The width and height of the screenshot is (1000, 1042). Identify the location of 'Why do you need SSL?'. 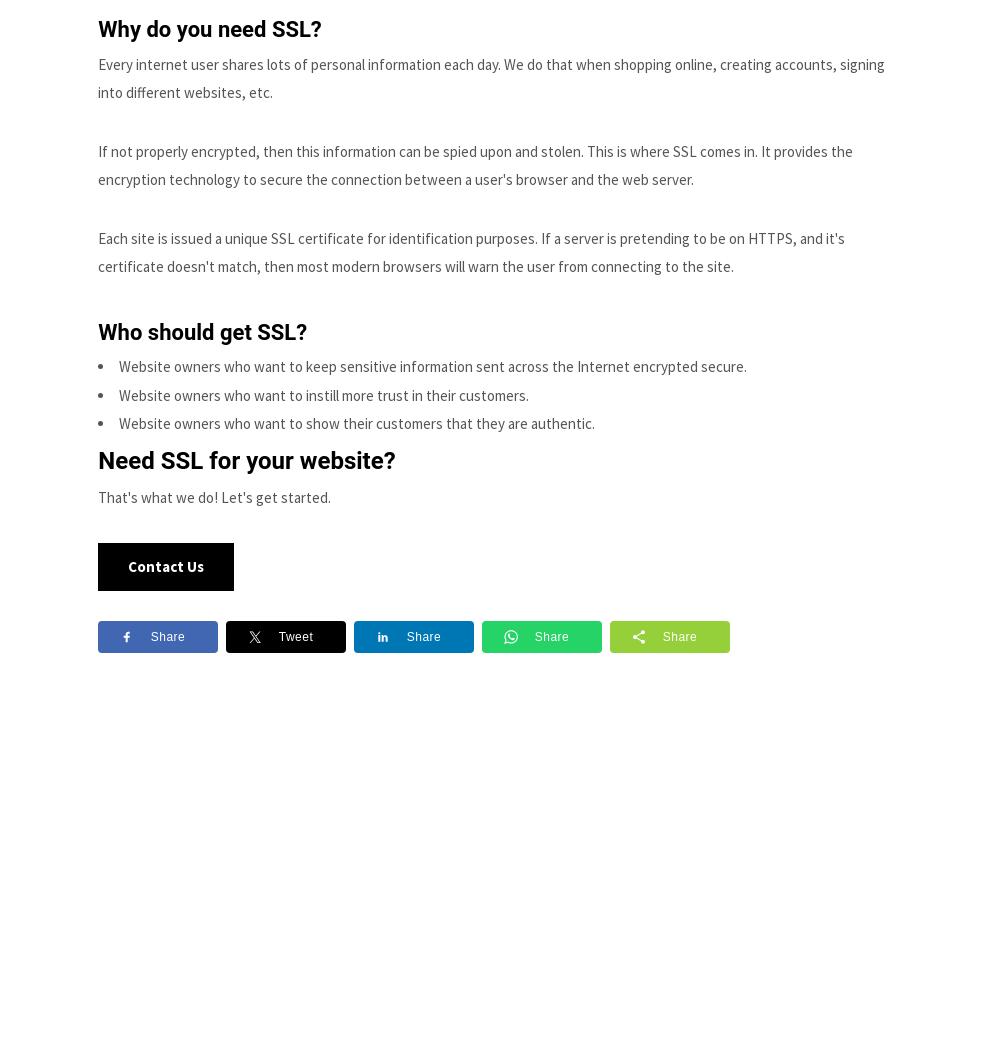
(208, 27).